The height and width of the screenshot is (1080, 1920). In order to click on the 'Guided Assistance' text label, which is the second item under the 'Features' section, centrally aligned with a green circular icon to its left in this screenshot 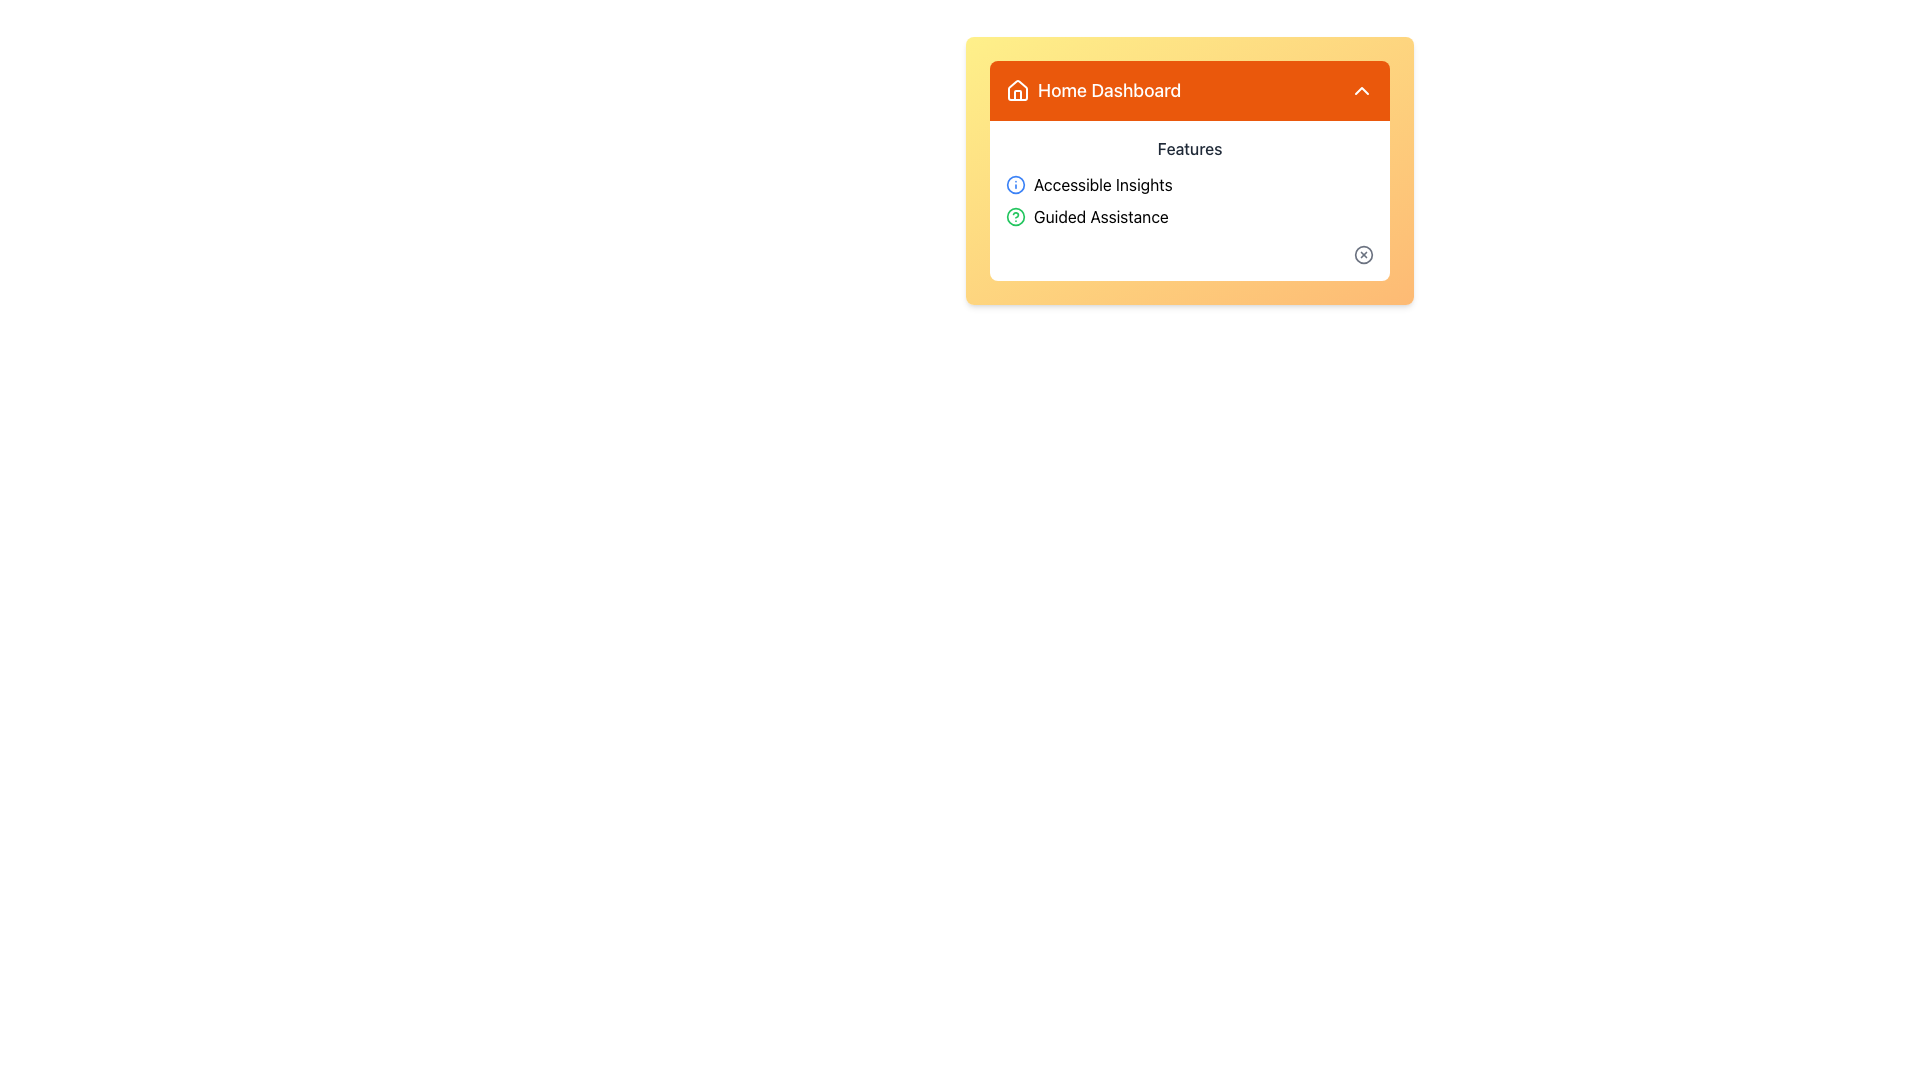, I will do `click(1100, 216)`.